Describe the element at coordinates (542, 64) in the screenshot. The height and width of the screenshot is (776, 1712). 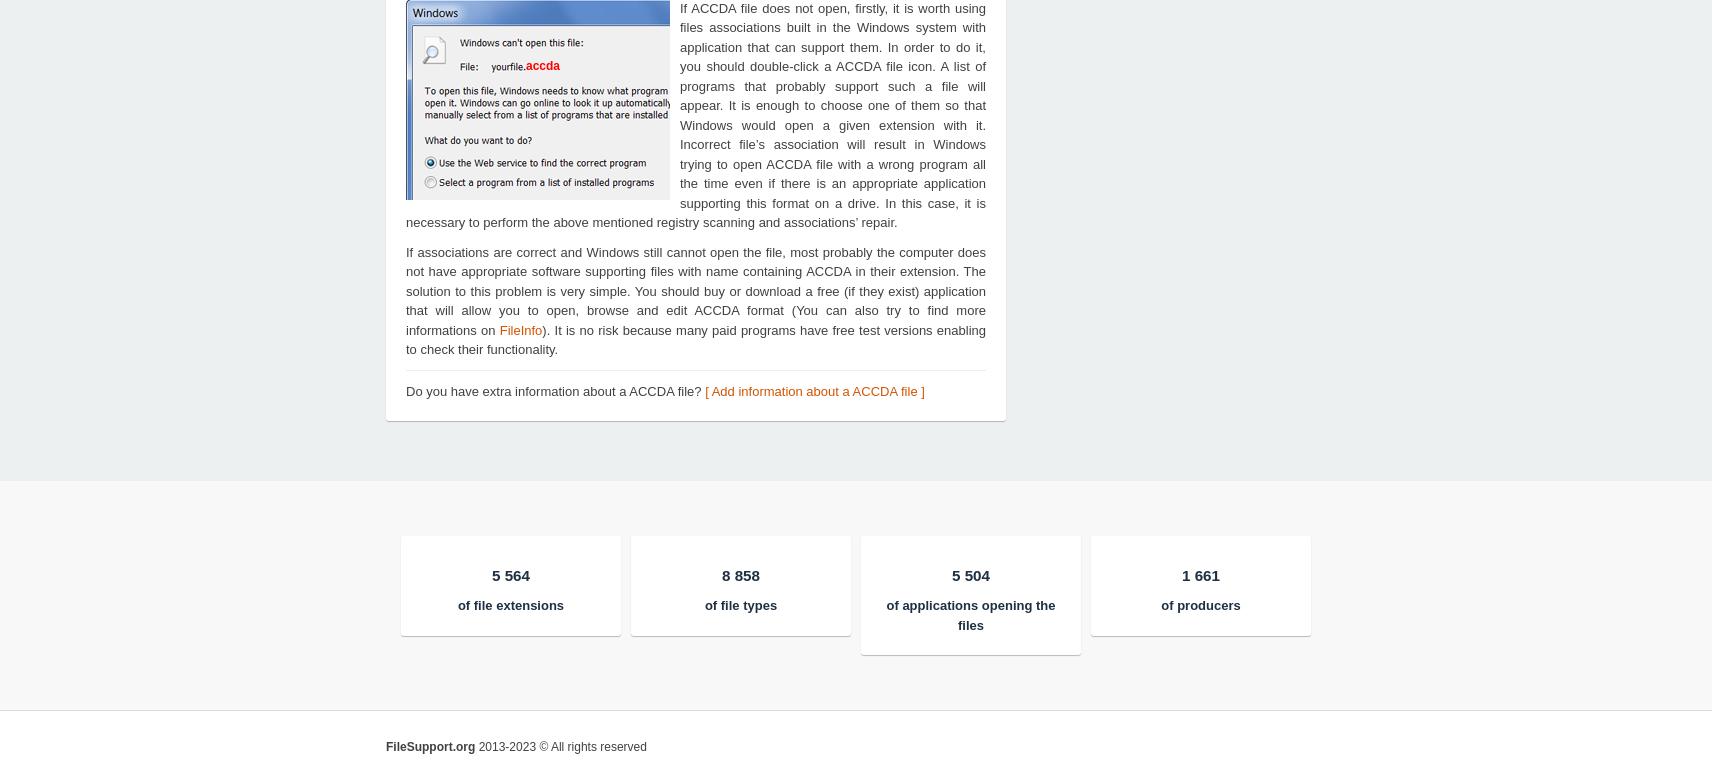
I see `'accda'` at that location.